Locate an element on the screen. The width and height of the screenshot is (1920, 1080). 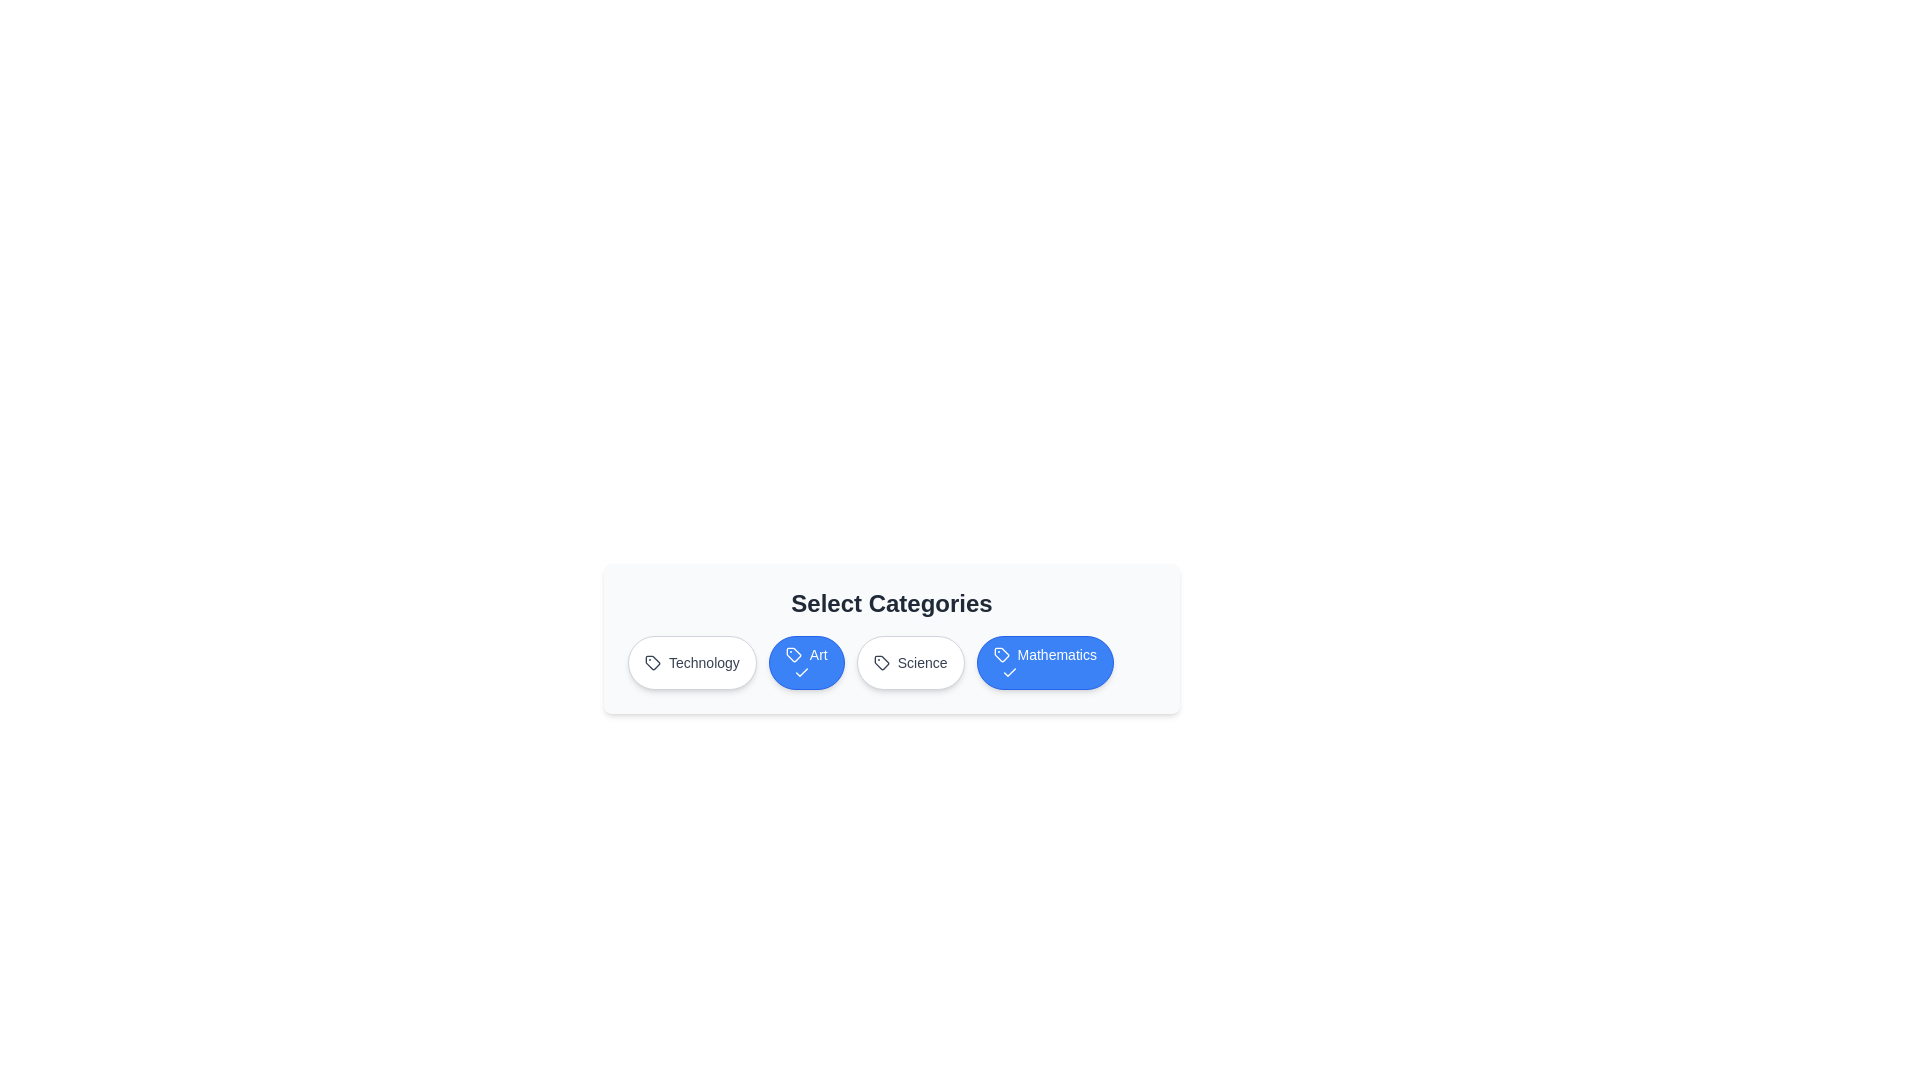
the icon within the category button labeled Science is located at coordinates (880, 663).